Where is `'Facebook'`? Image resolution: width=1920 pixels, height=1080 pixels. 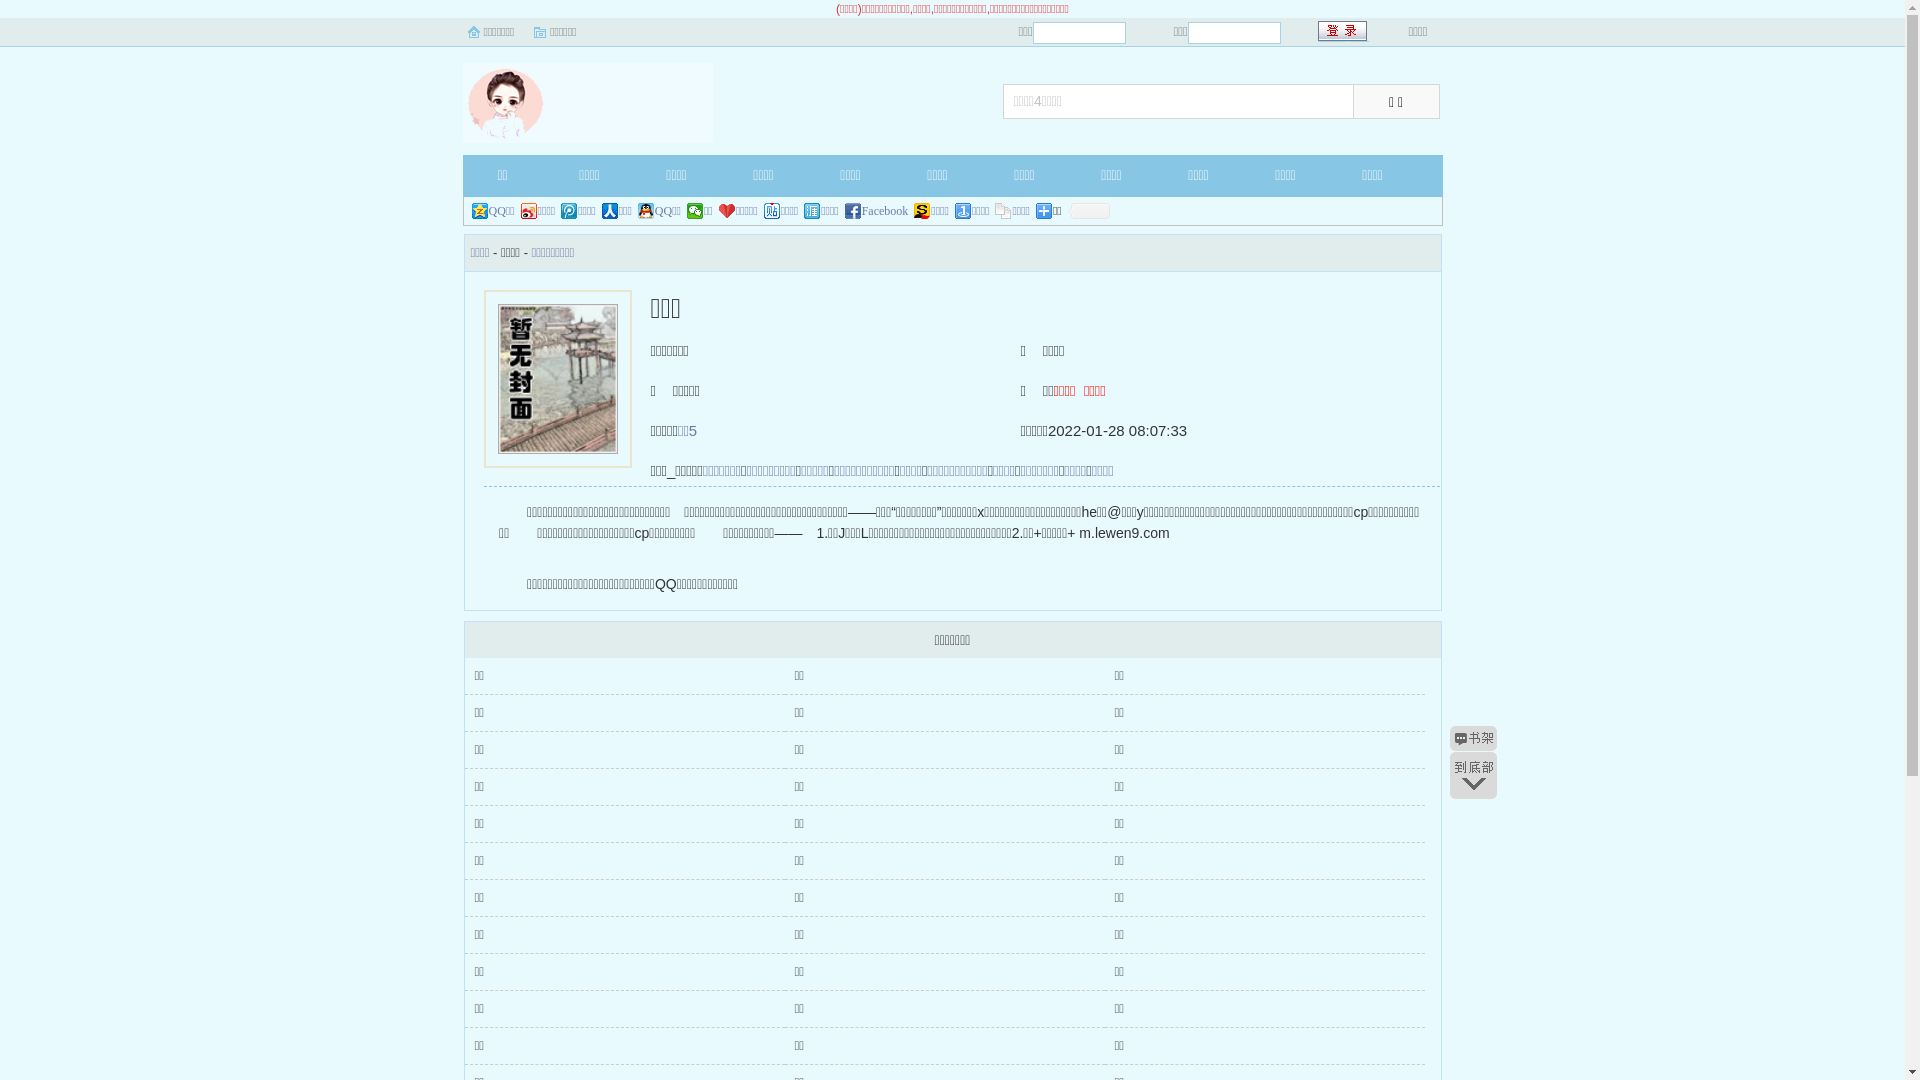
'Facebook' is located at coordinates (877, 211).